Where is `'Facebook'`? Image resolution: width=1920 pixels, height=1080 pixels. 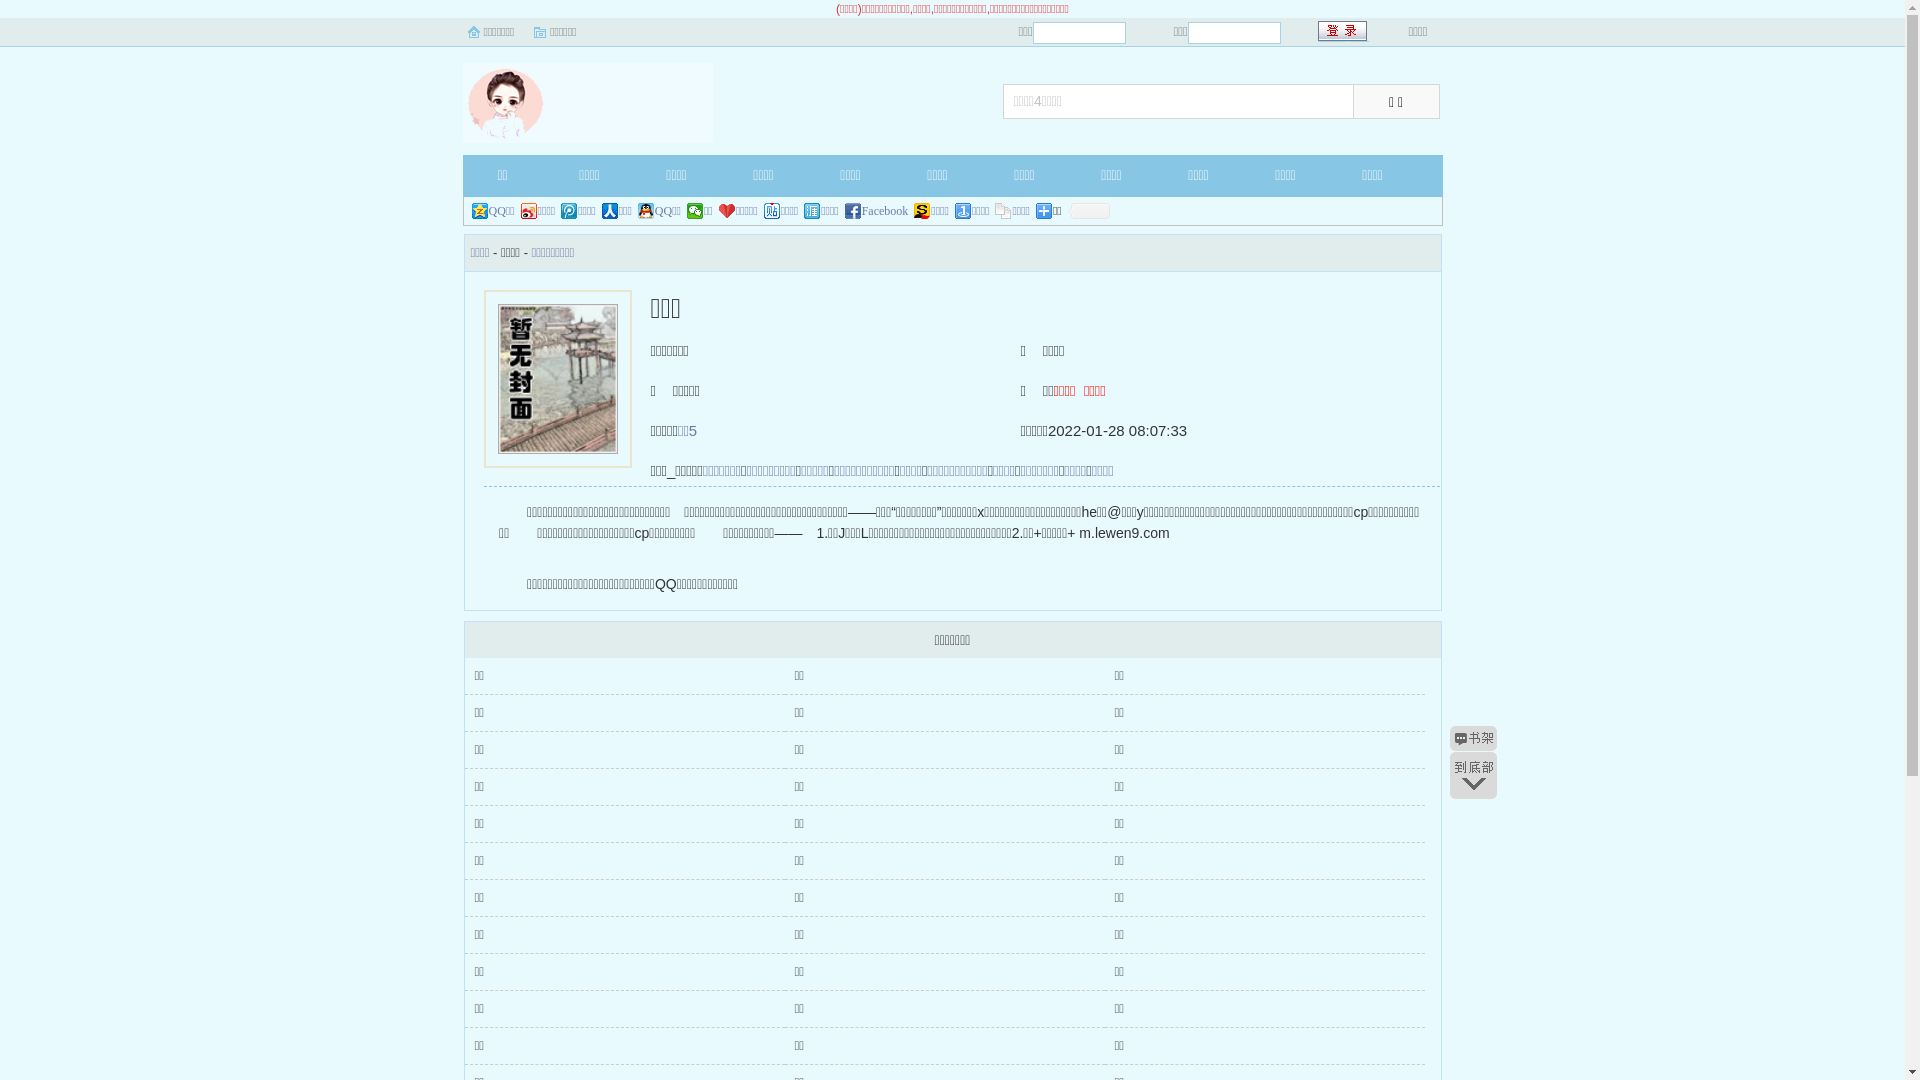
'Facebook' is located at coordinates (877, 211).